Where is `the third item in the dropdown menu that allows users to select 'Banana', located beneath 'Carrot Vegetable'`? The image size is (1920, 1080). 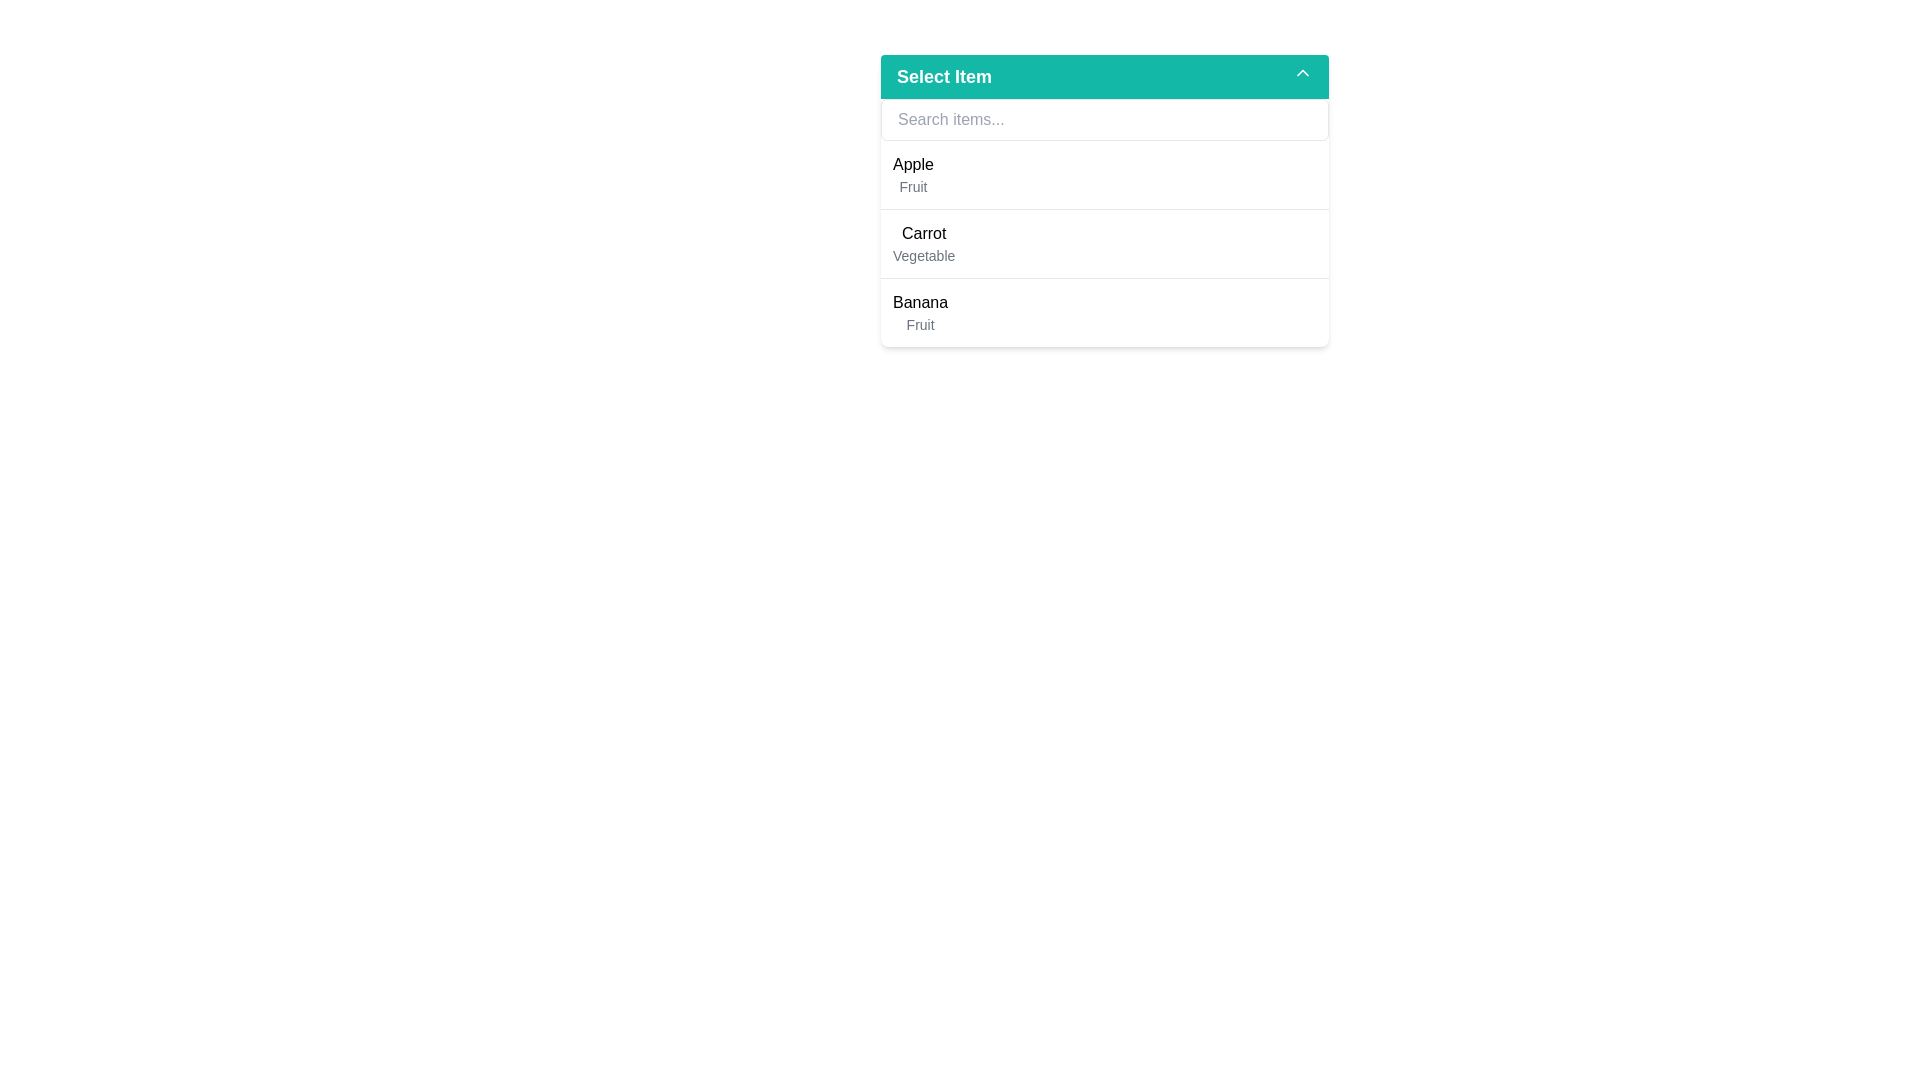 the third item in the dropdown menu that allows users to select 'Banana', located beneath 'Carrot Vegetable' is located at coordinates (1103, 312).